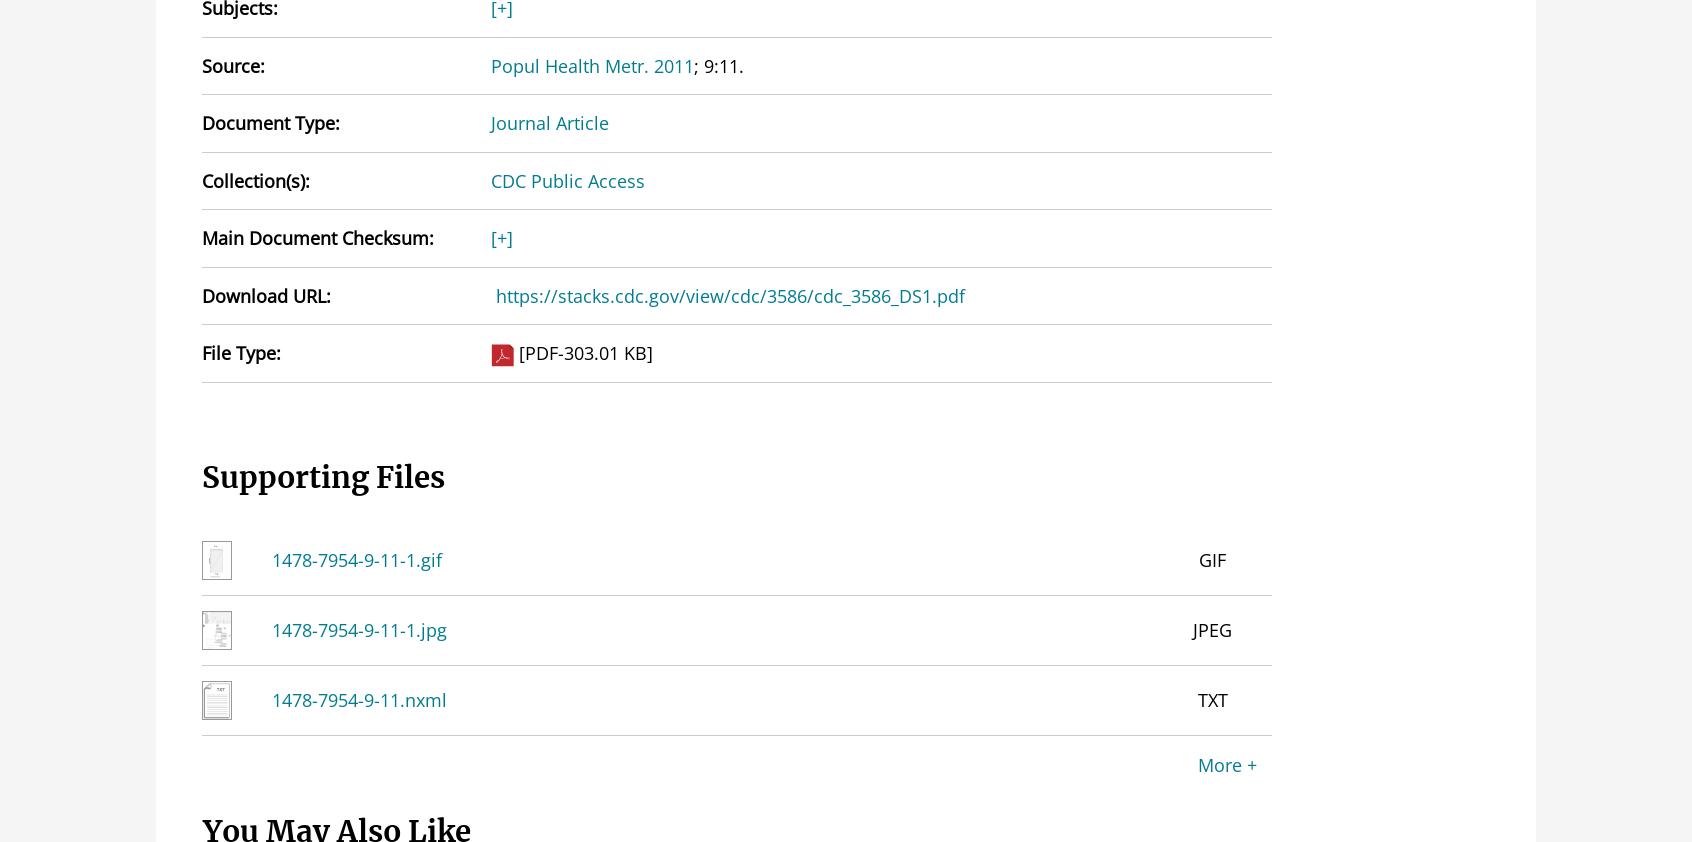 The image size is (1692, 842). Describe the element at coordinates (255, 179) in the screenshot. I see `'Collection(s):'` at that location.